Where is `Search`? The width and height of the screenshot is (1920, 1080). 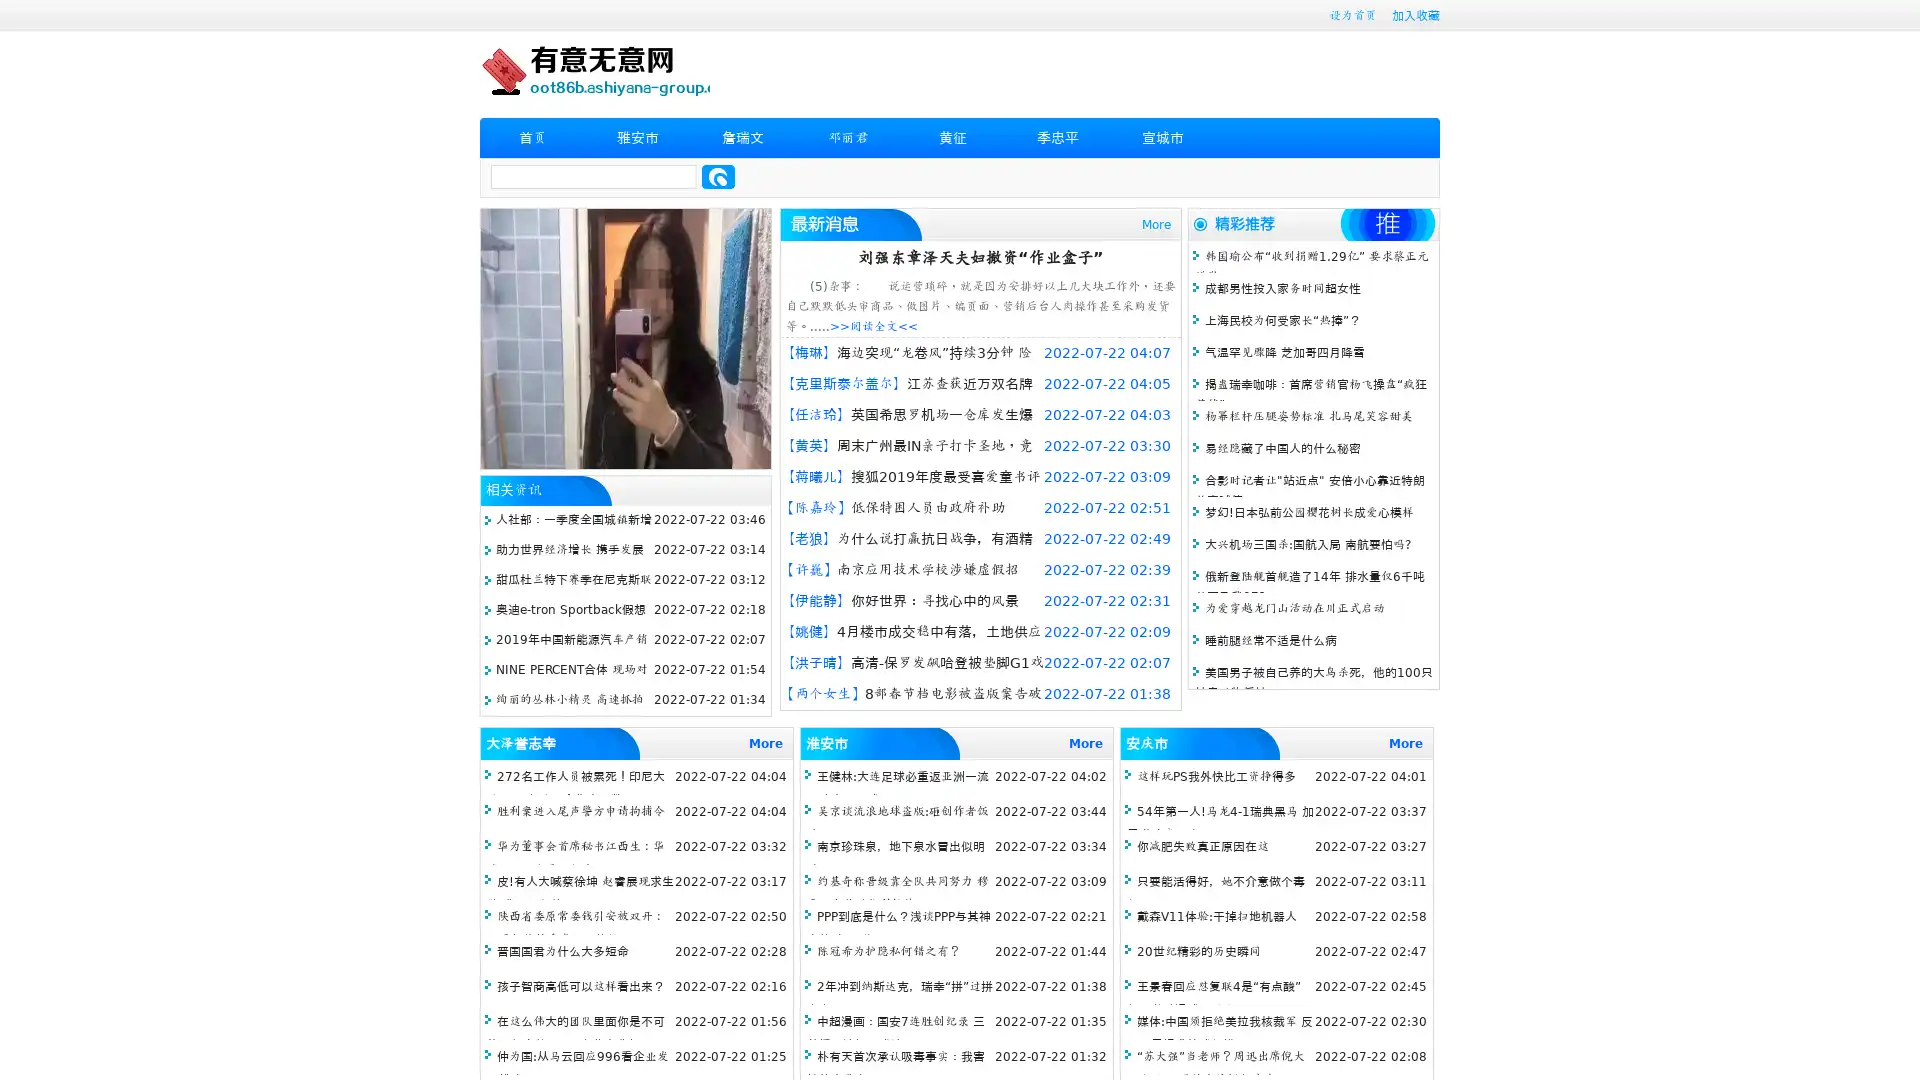 Search is located at coordinates (718, 176).